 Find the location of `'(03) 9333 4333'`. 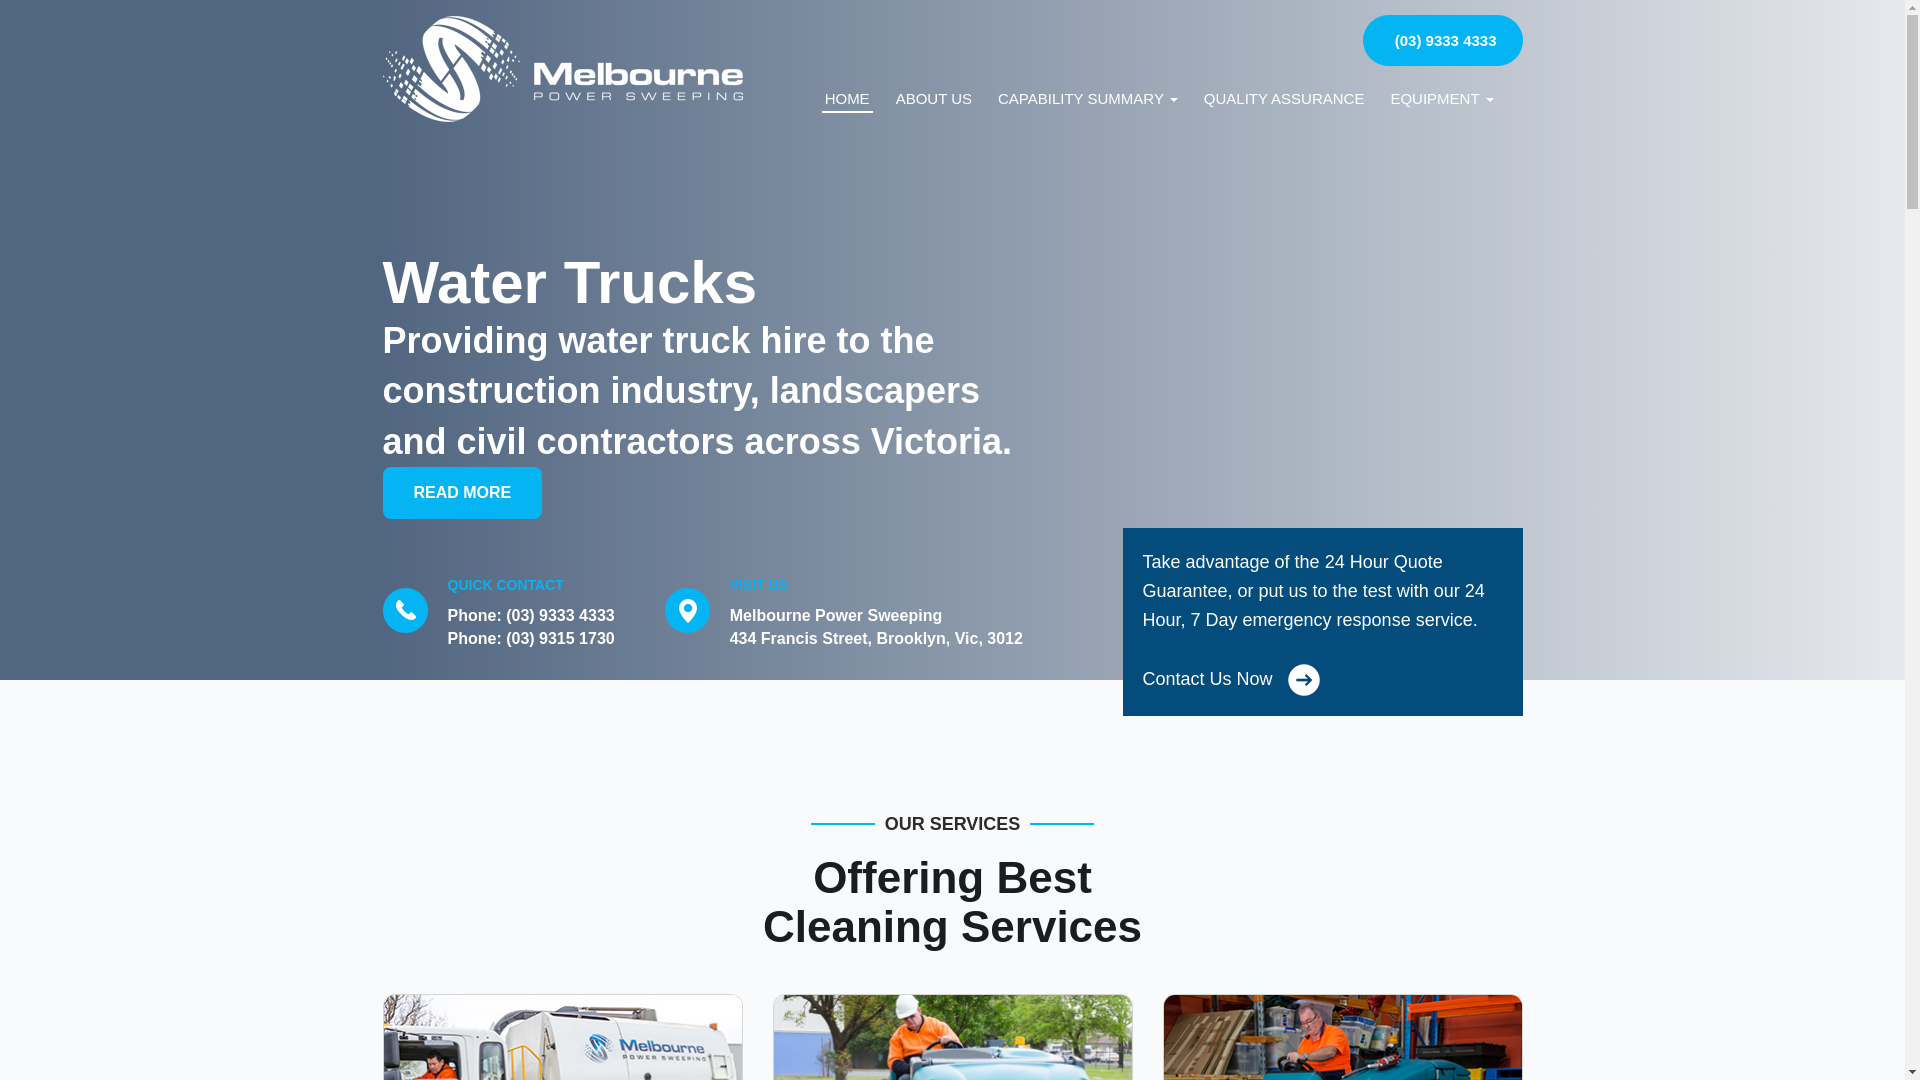

'(03) 9333 4333' is located at coordinates (1362, 40).